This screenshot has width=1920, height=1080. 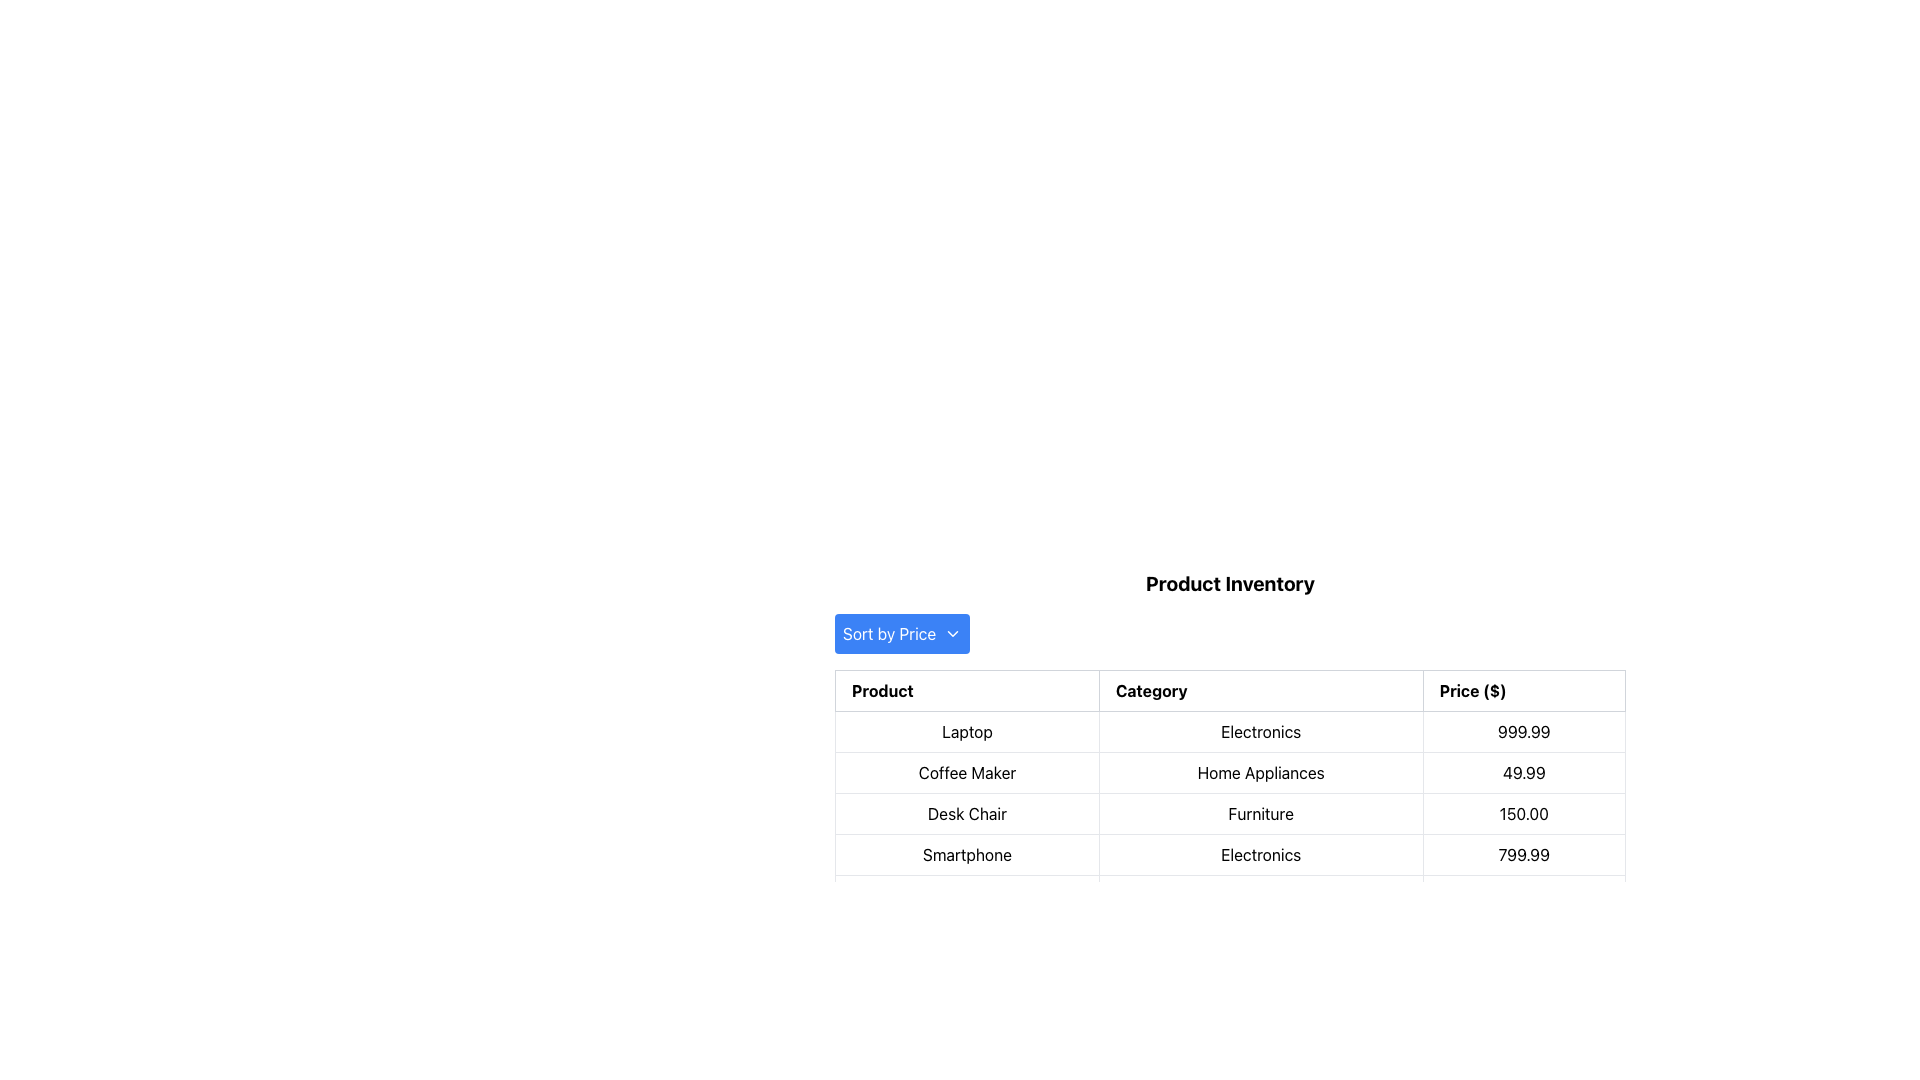 What do you see at coordinates (1229, 743) in the screenshot?
I see `the table cell displaying the category information for the product 'Laptop' in the inventory table to highlight or select the text` at bounding box center [1229, 743].